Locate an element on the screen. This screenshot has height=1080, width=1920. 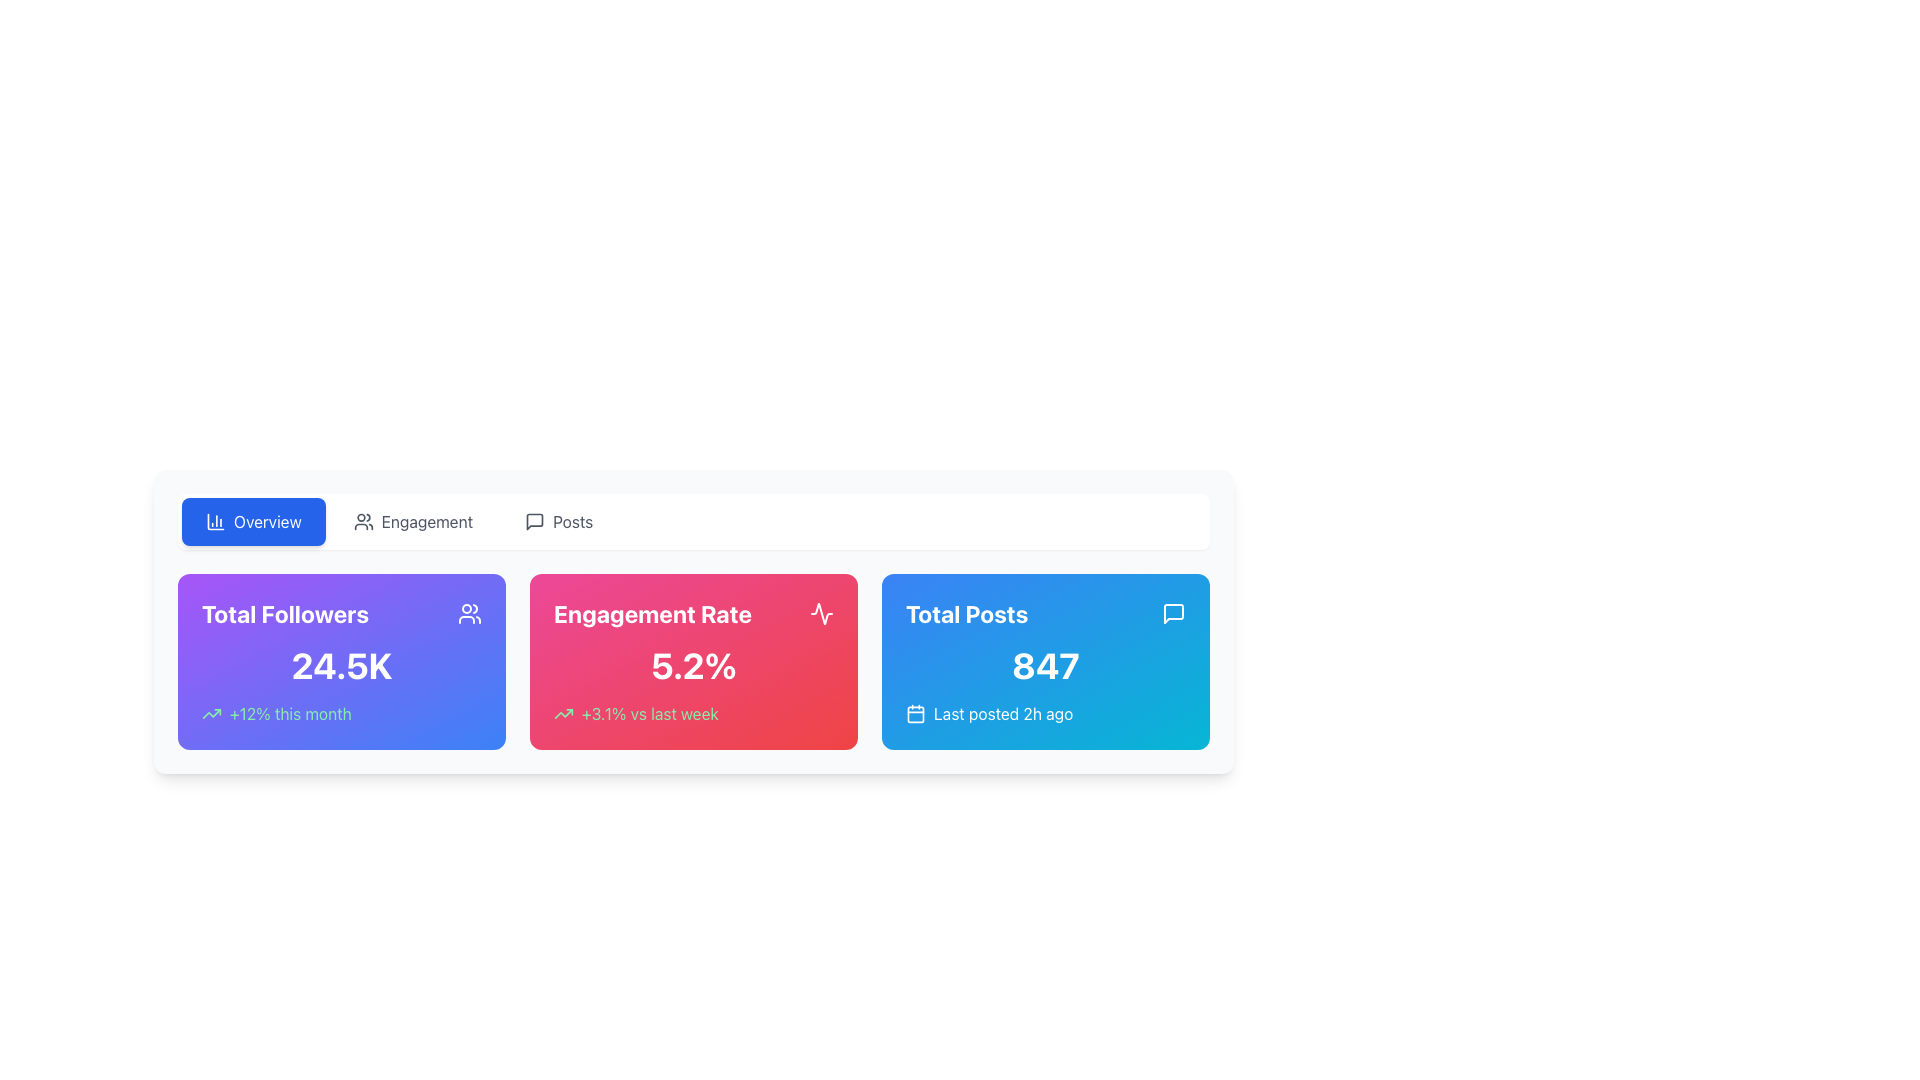
the Text-and-Icon Group that contains a calendar icon and the text 'Last posted 2h ago', located at the bottom part of the 'Total Posts' card is located at coordinates (1045, 712).